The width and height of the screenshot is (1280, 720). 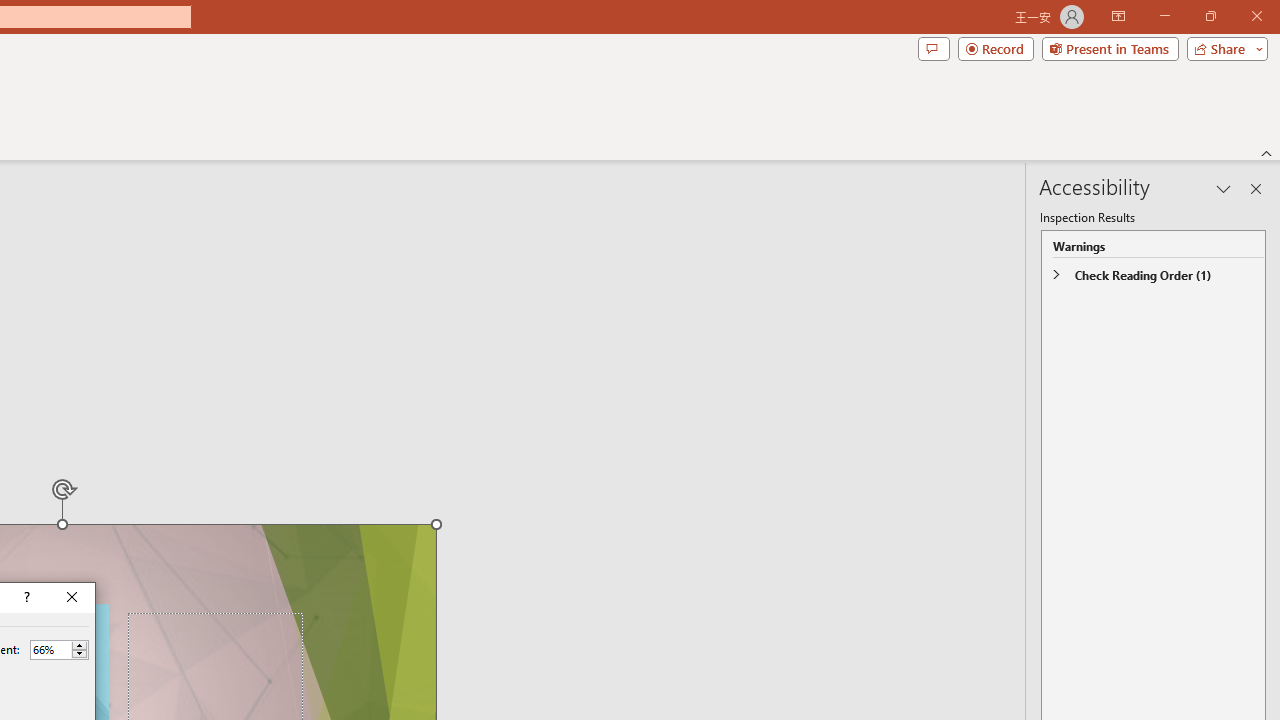 I want to click on 'Percent', so click(x=59, y=650).